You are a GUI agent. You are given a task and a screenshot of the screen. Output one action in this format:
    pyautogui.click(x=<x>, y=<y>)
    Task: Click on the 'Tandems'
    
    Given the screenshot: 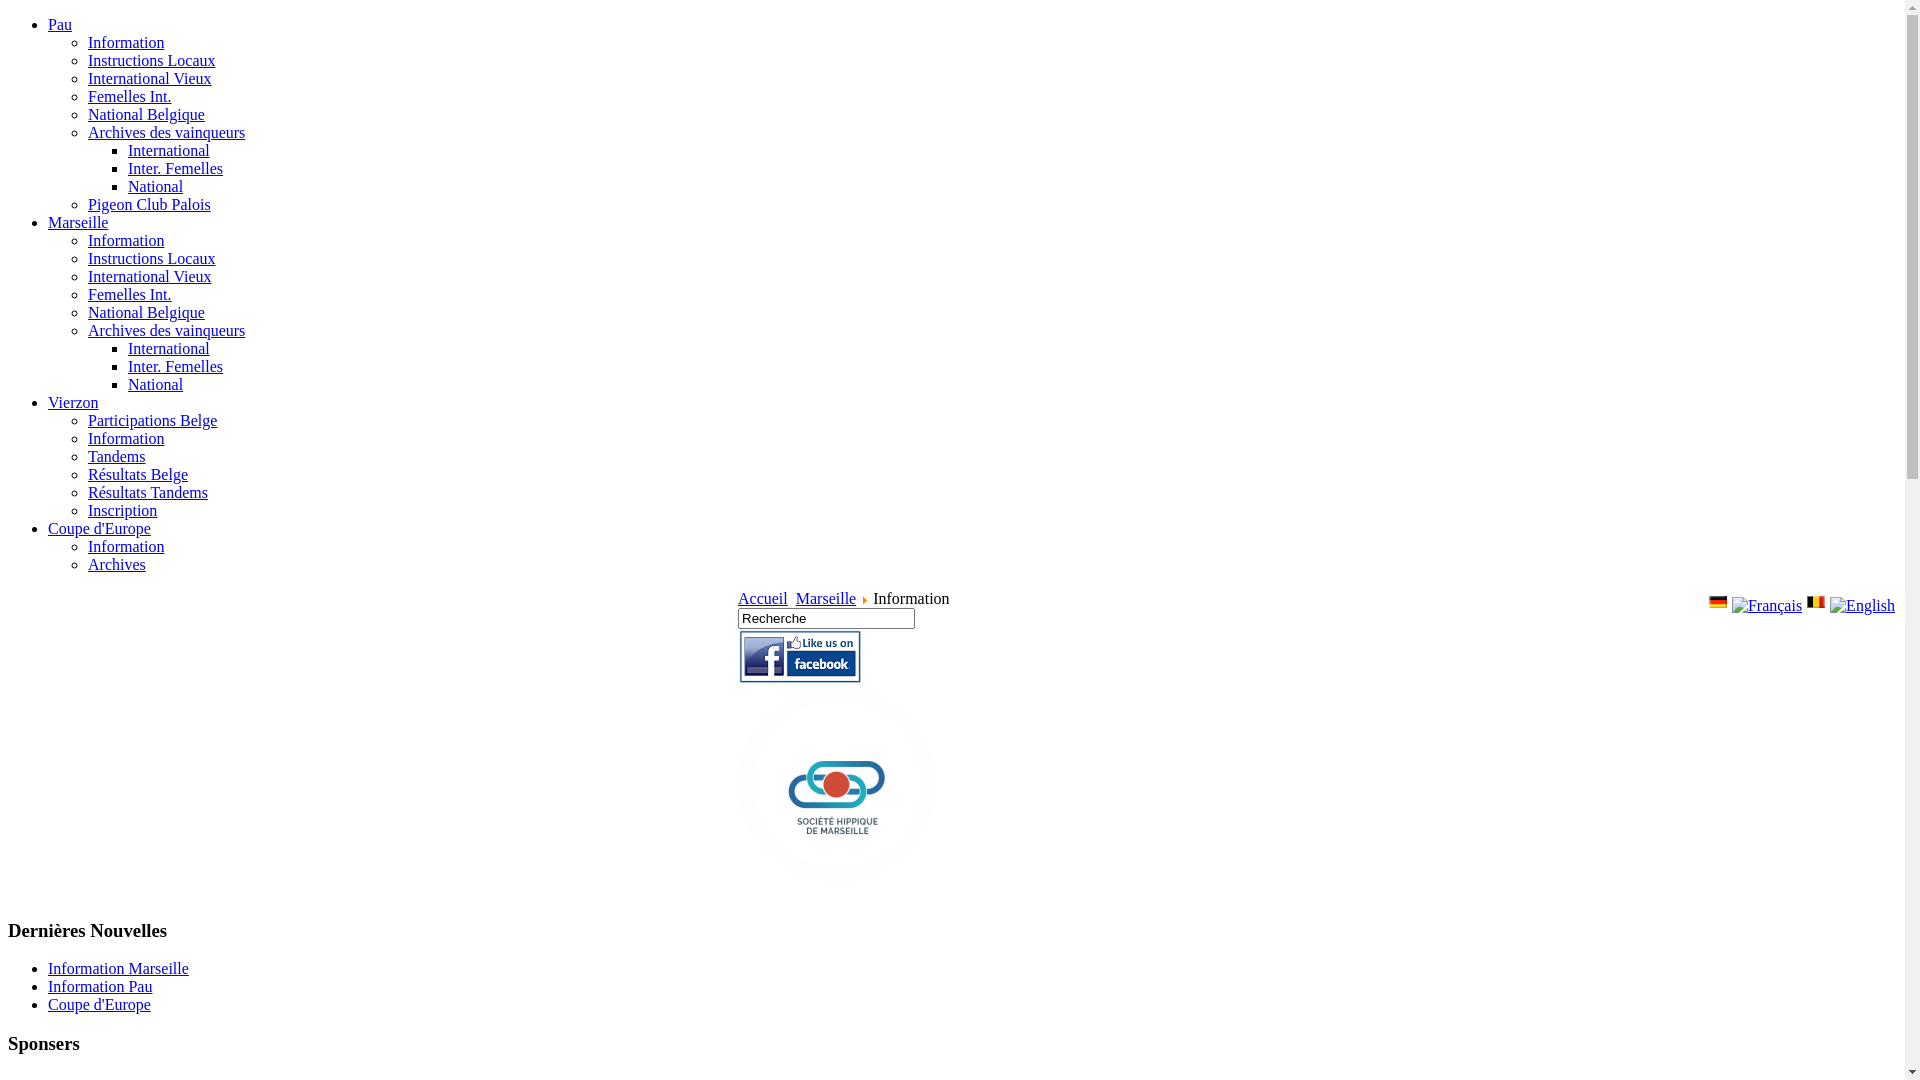 What is the action you would take?
    pyautogui.click(x=115, y=456)
    